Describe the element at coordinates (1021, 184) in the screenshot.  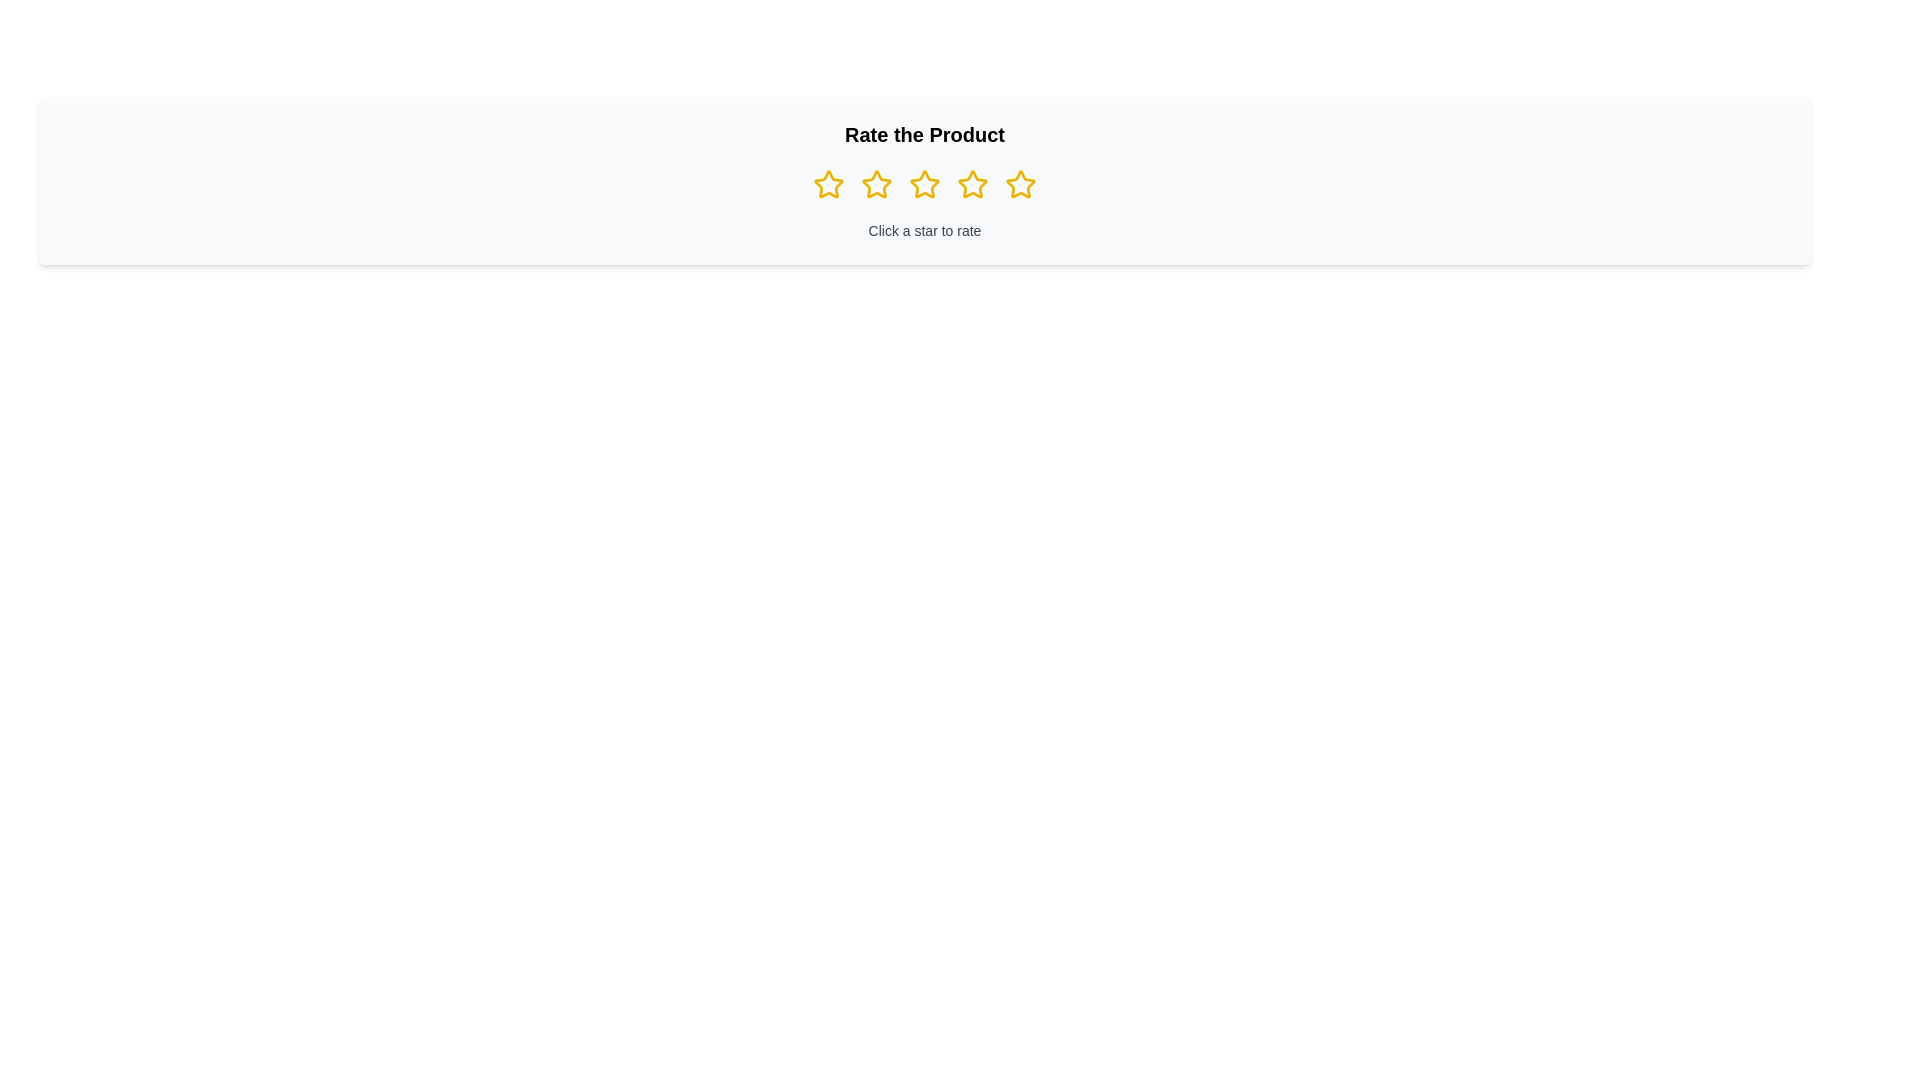
I see `the fifth star icon in the rating component, which has a yellow border and a white interior` at that location.